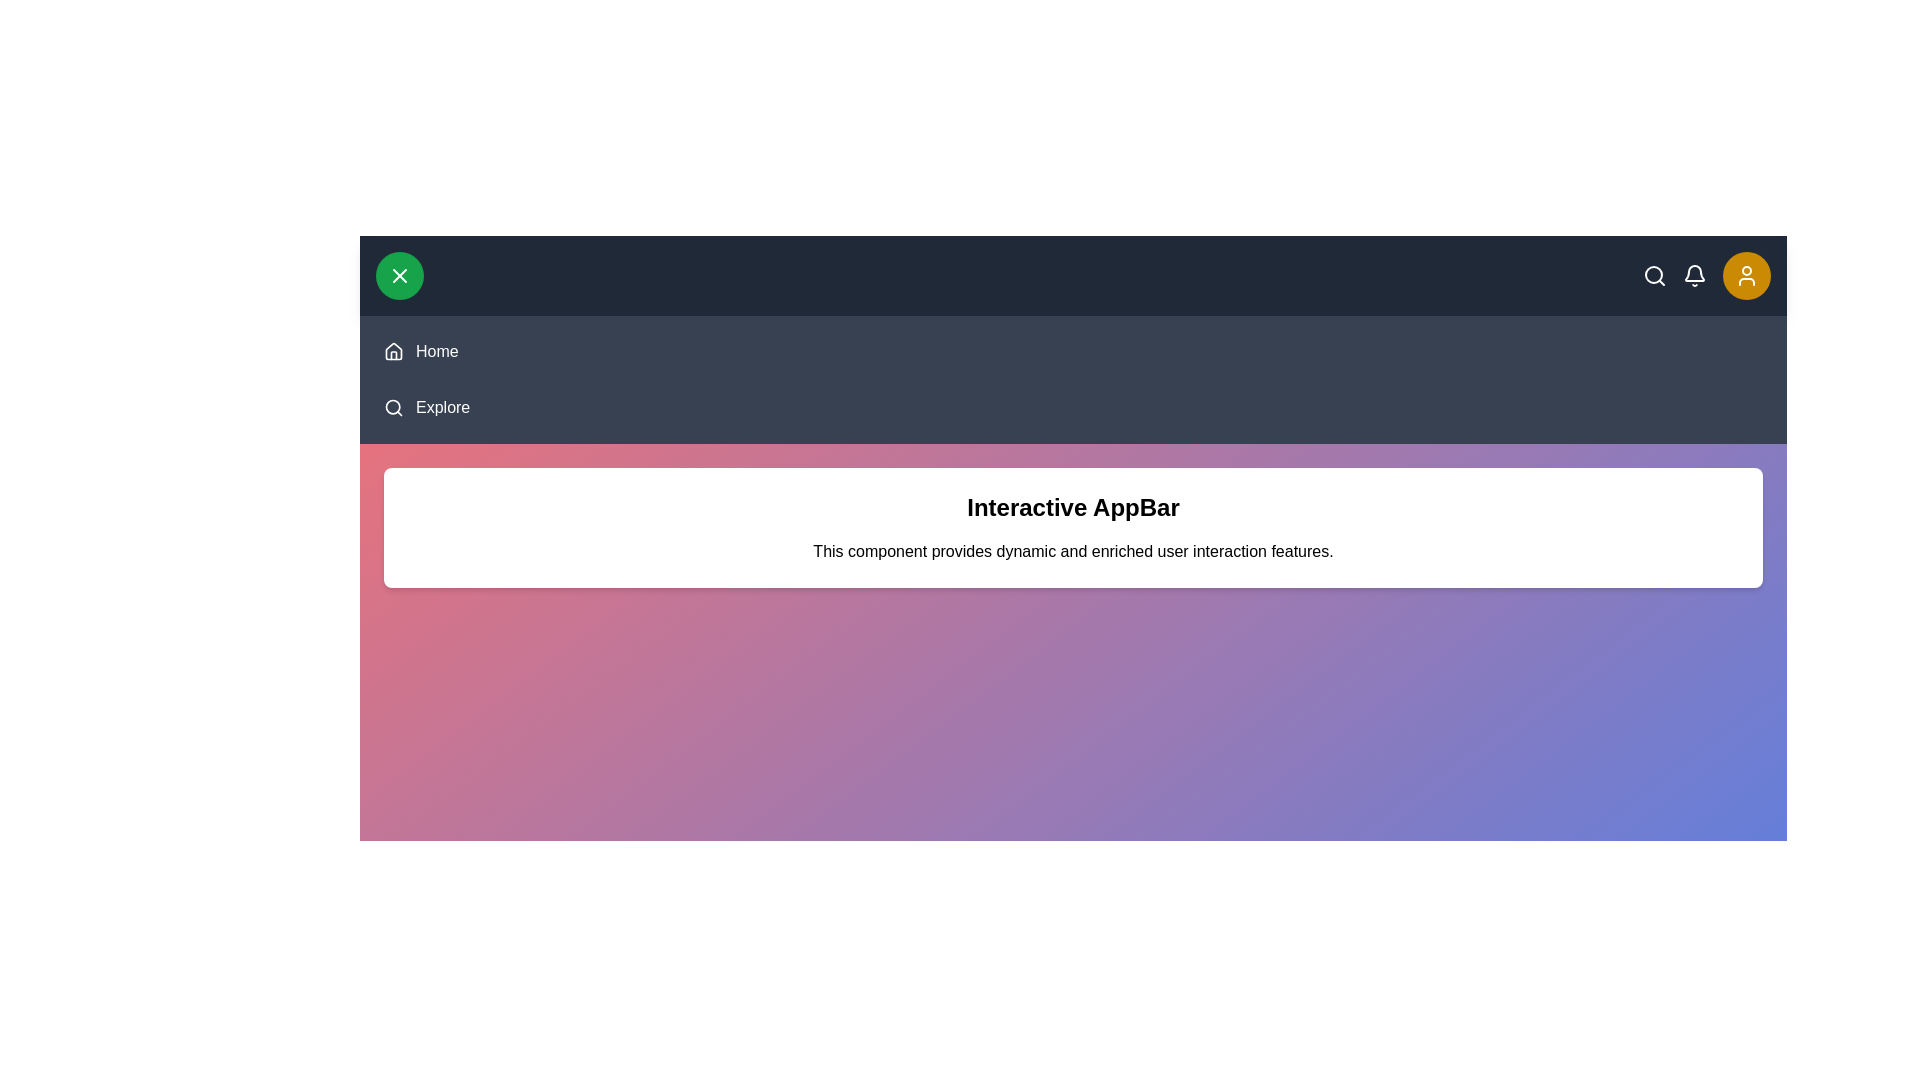  What do you see at coordinates (399, 276) in the screenshot?
I see `the green button in the top-left corner to toggle the menu` at bounding box center [399, 276].